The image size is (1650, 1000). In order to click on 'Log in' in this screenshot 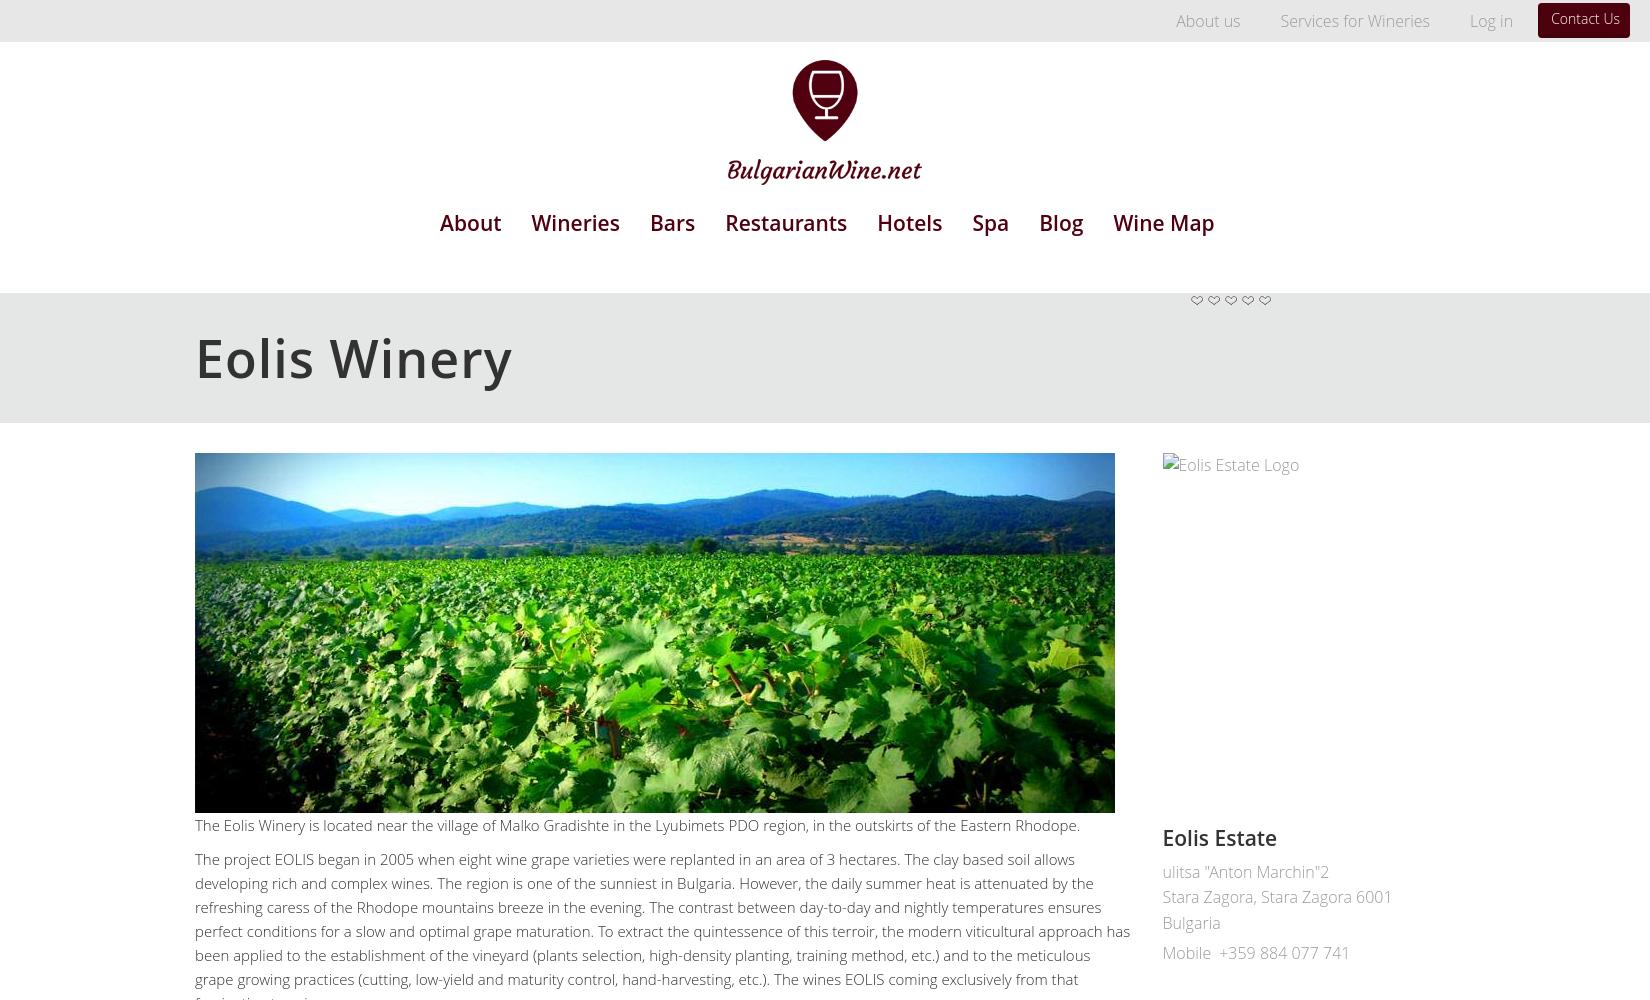, I will do `click(1467, 21)`.